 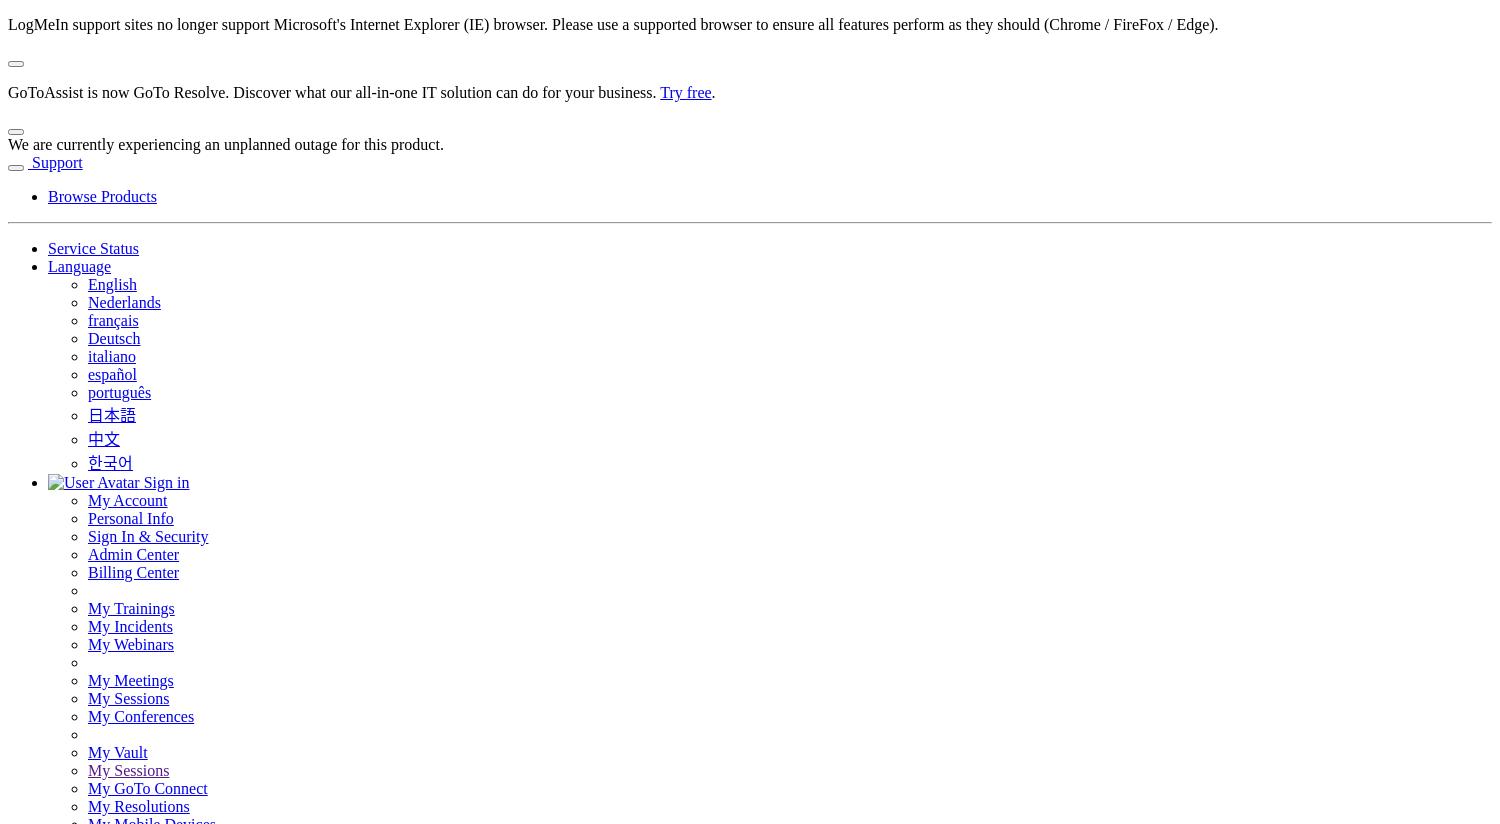 I want to click on 'My Vault', so click(x=116, y=752).